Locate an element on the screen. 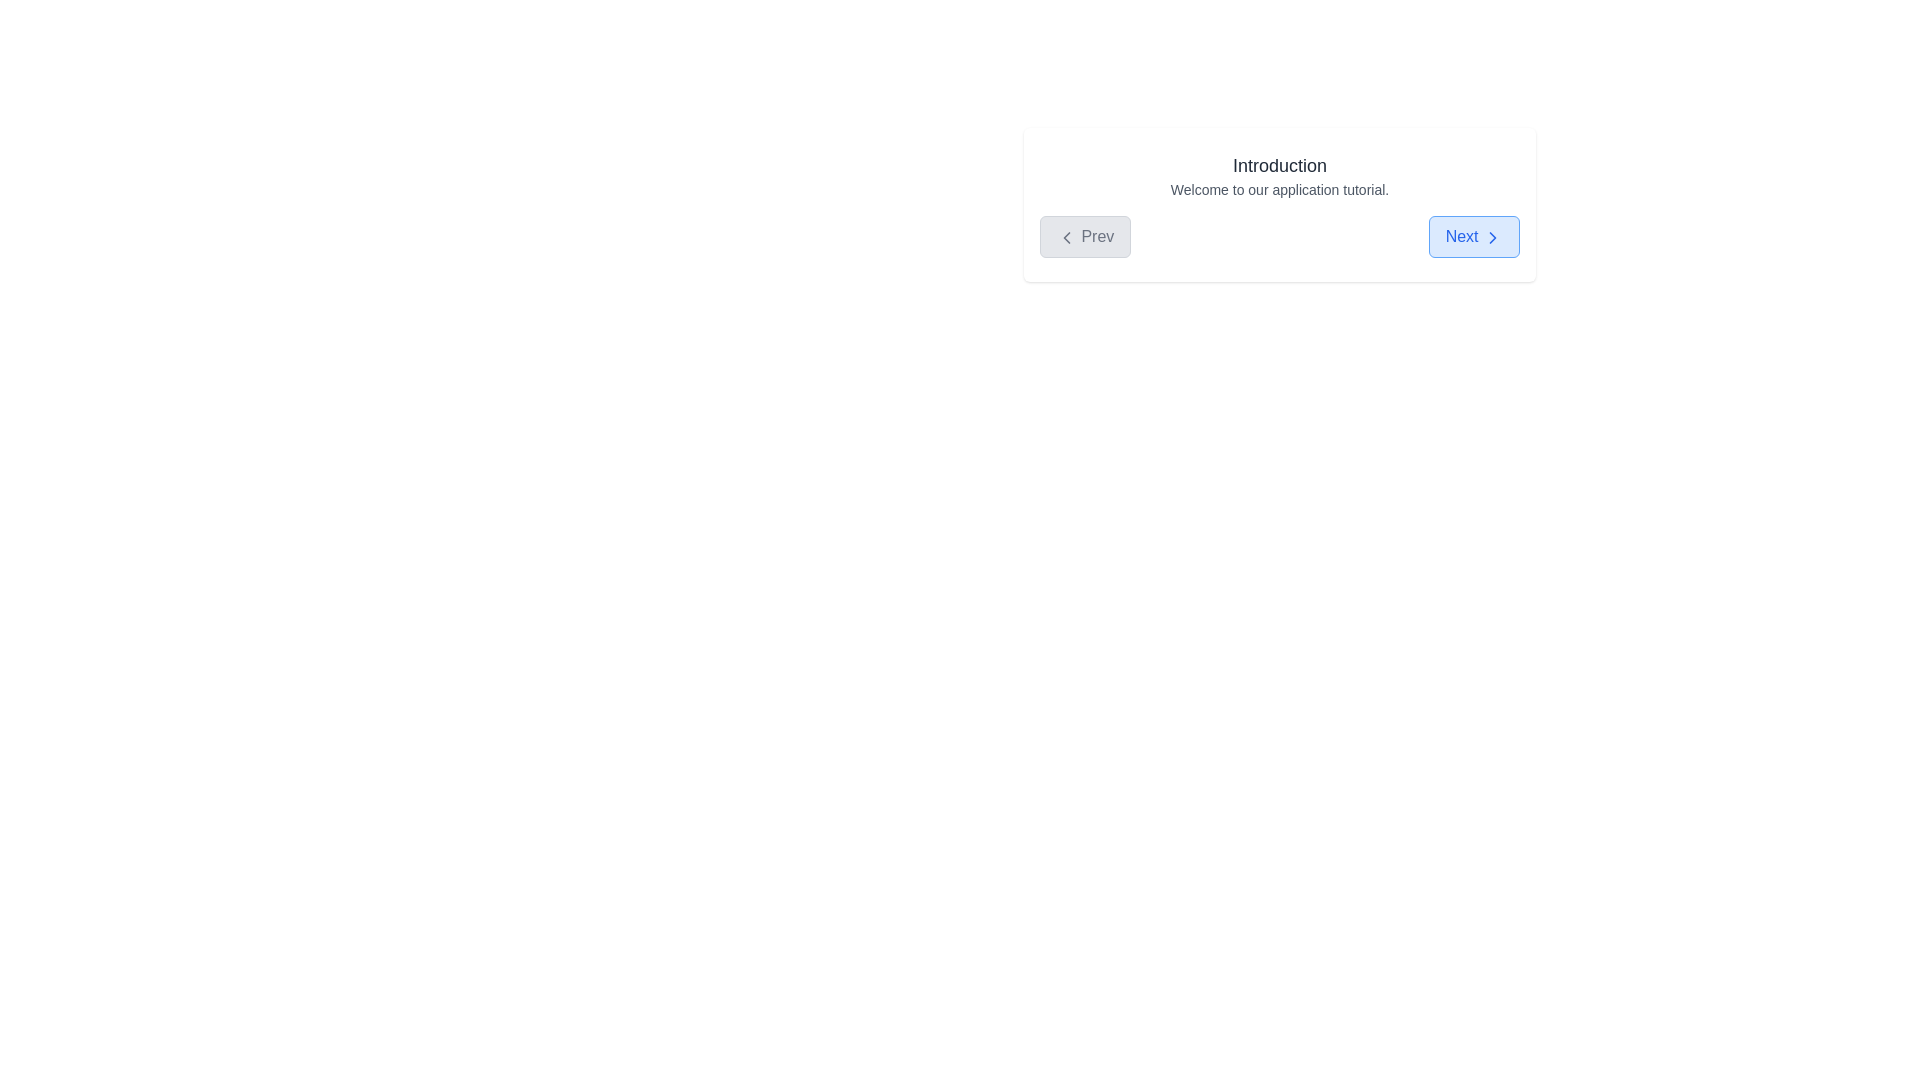 This screenshot has height=1080, width=1920. the navigation icon that indicates a backward action, located within the 'Prev' rectangle is located at coordinates (1065, 235).